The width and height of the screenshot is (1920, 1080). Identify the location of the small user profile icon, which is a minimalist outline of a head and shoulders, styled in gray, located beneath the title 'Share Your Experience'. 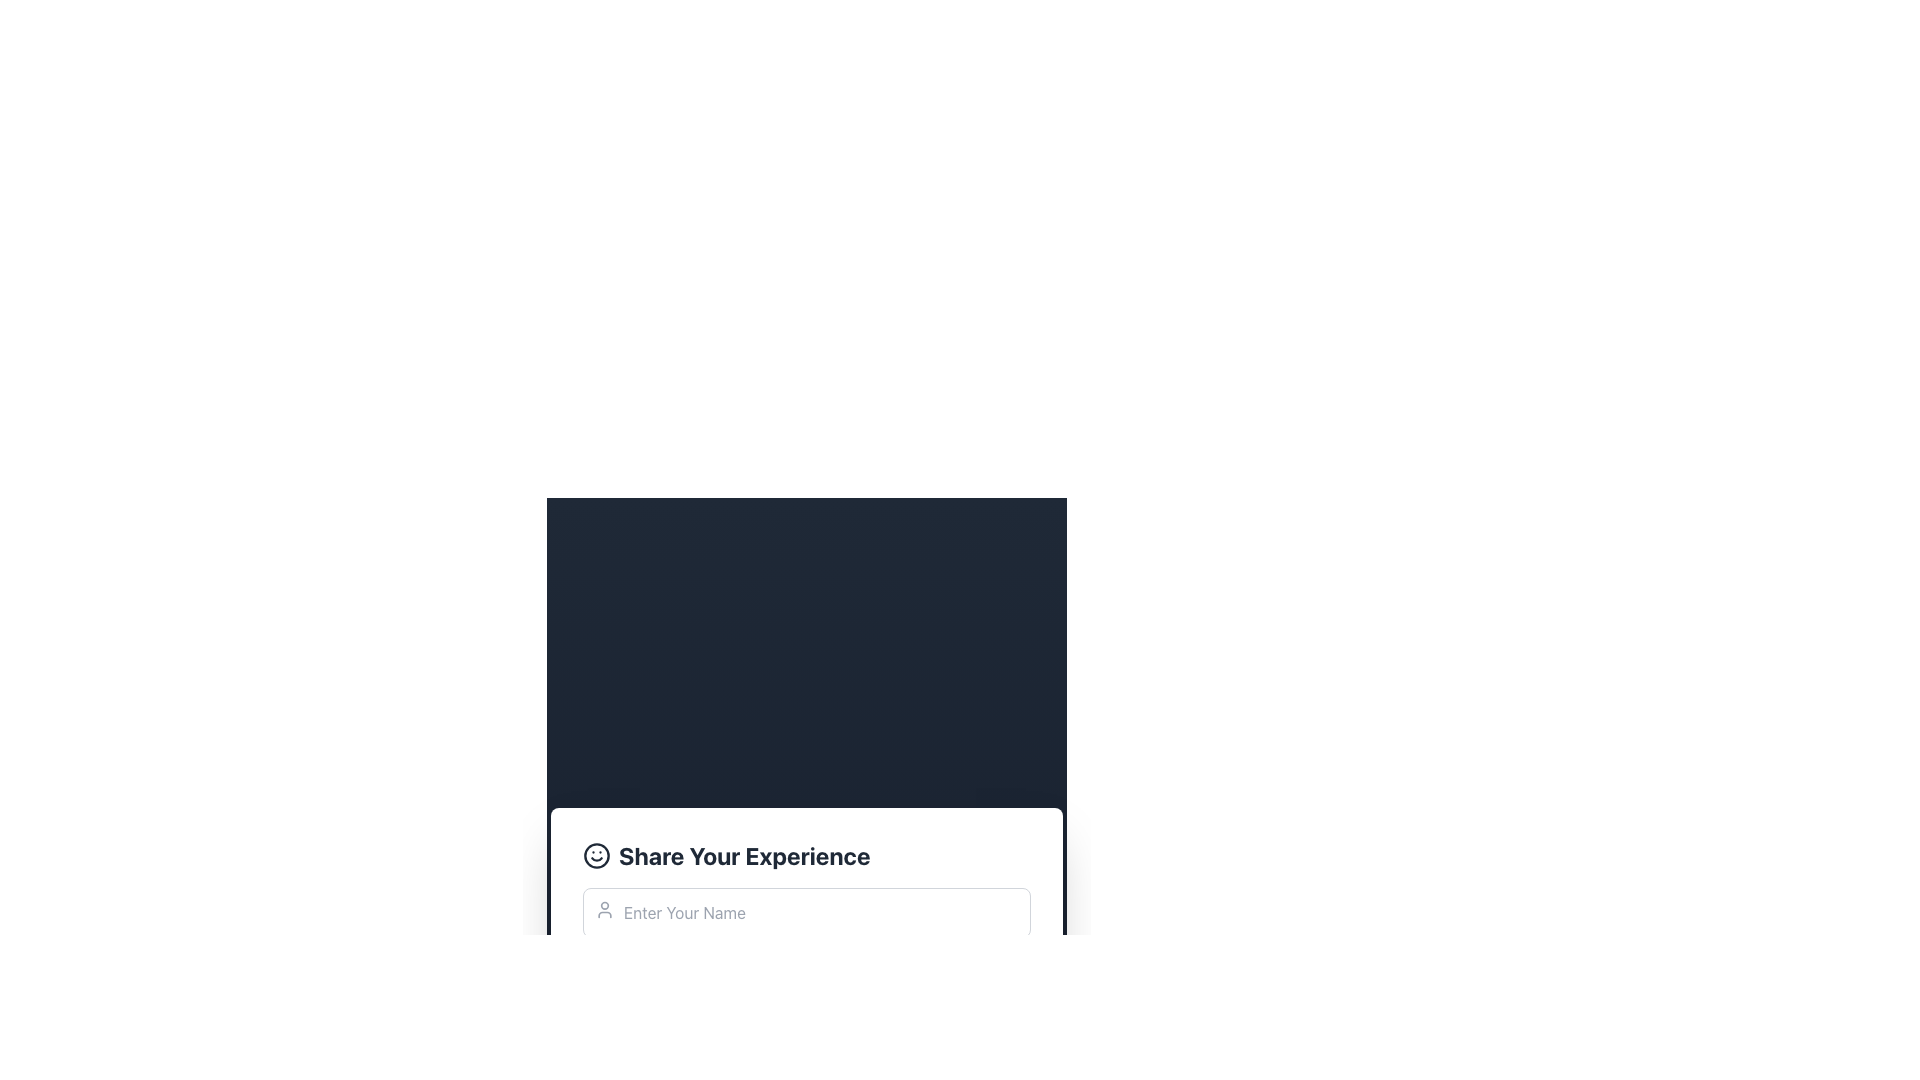
(603, 910).